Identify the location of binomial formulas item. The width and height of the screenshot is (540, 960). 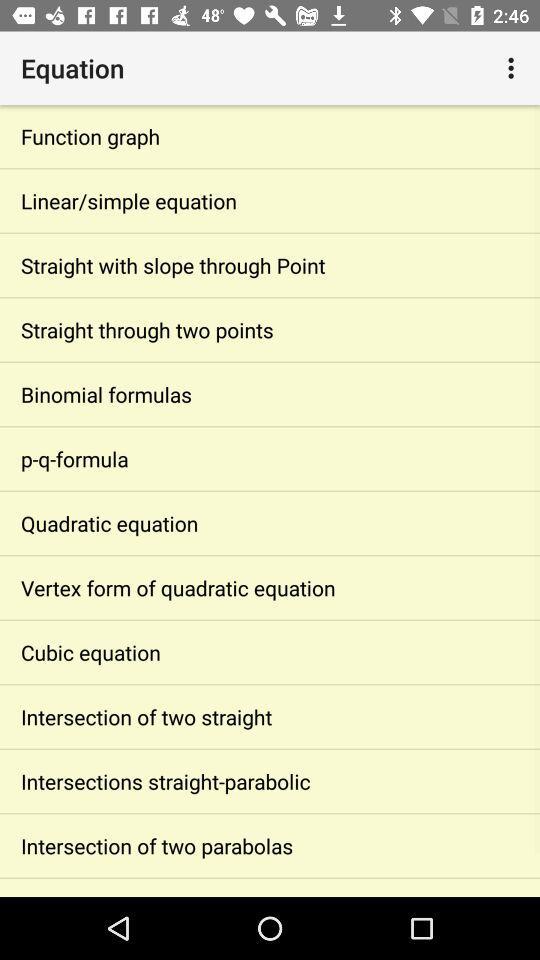
(270, 393).